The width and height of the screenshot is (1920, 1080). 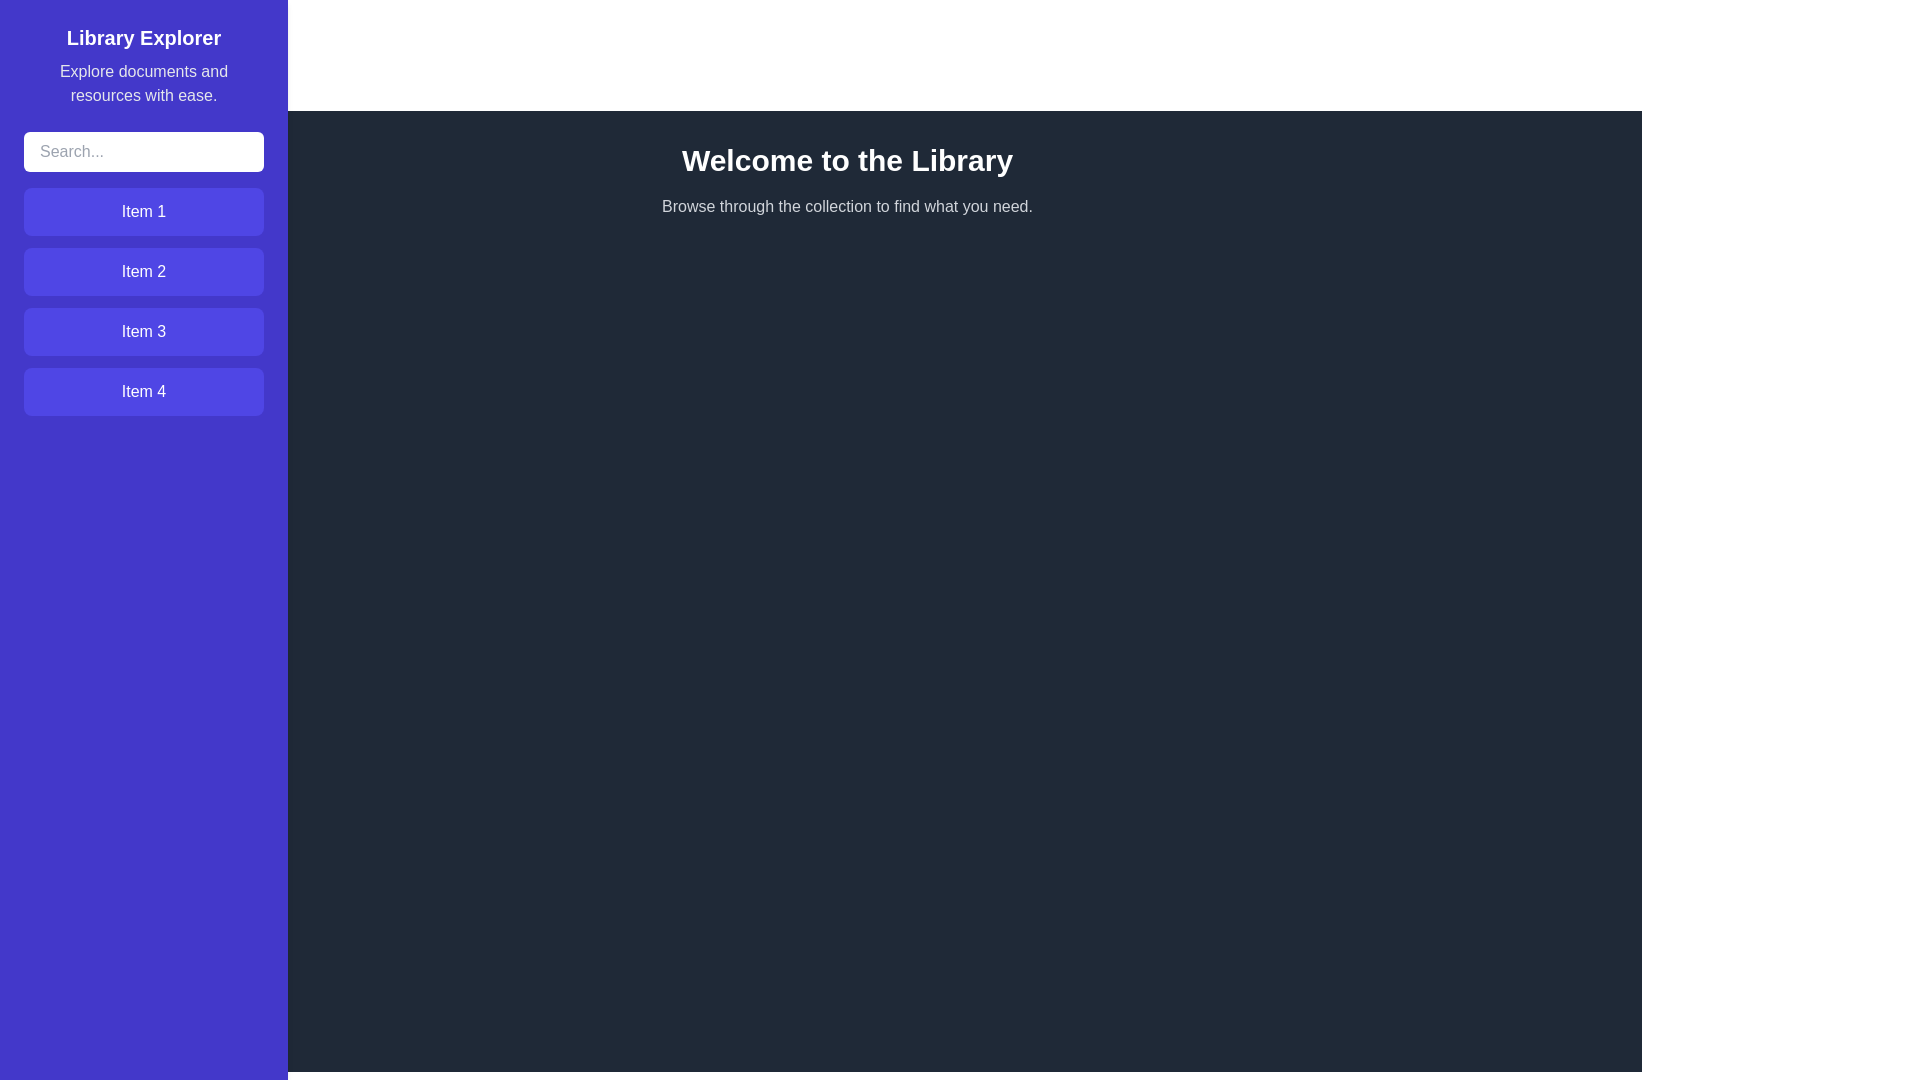 I want to click on the item Item 3 from the drawer menu, so click(x=143, y=330).